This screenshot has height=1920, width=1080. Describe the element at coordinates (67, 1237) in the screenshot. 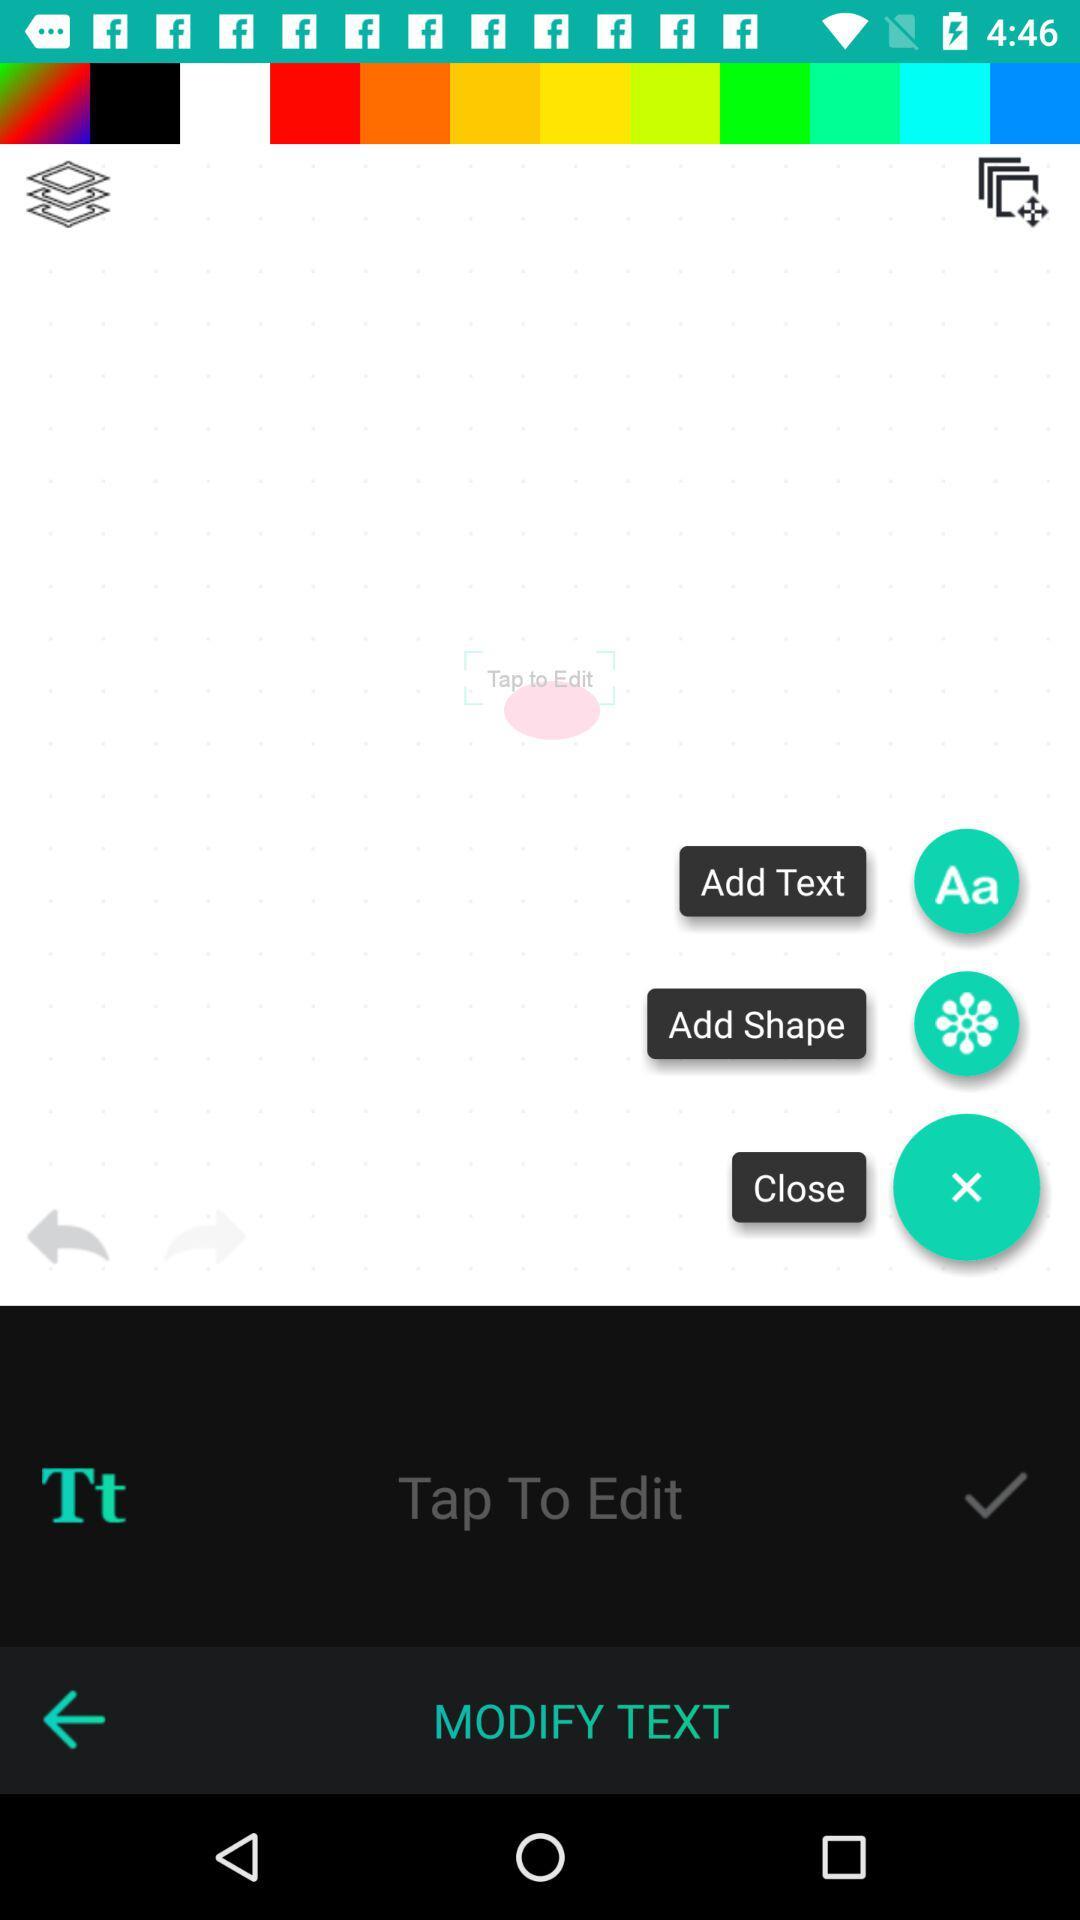

I see `the arrow  which is above tt` at that location.